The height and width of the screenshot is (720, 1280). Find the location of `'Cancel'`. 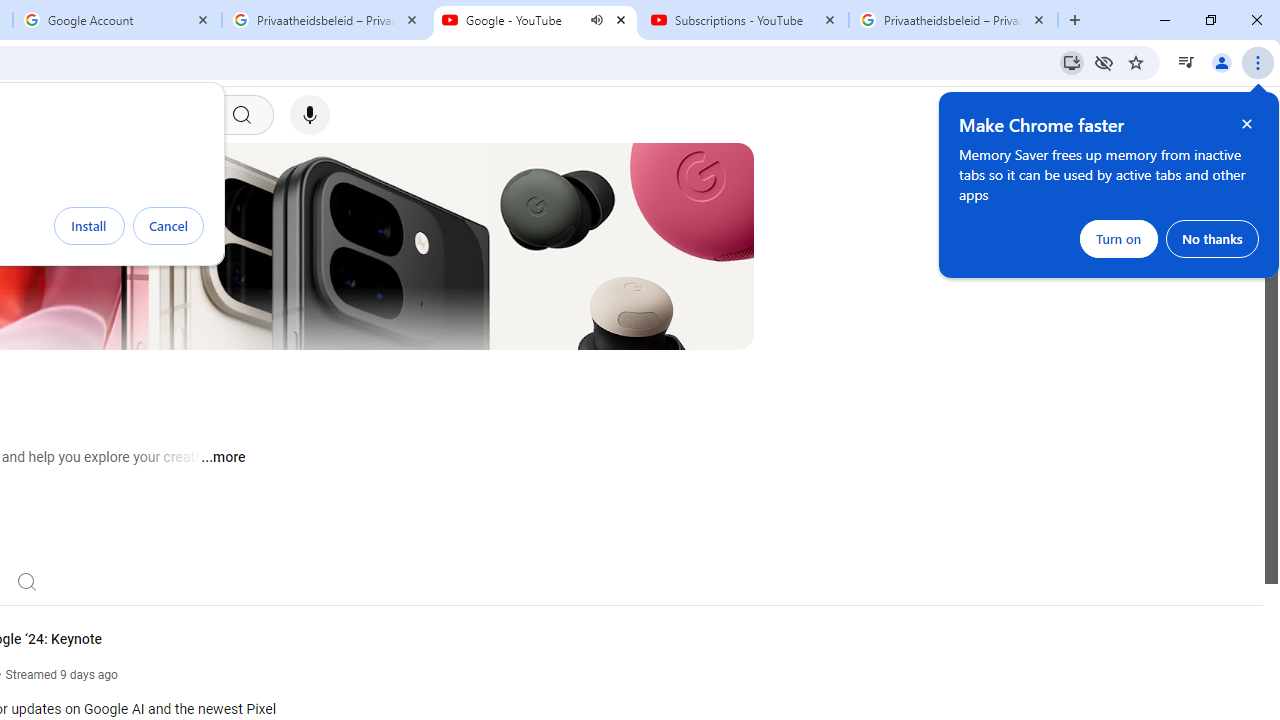

'Cancel' is located at coordinates (168, 225).